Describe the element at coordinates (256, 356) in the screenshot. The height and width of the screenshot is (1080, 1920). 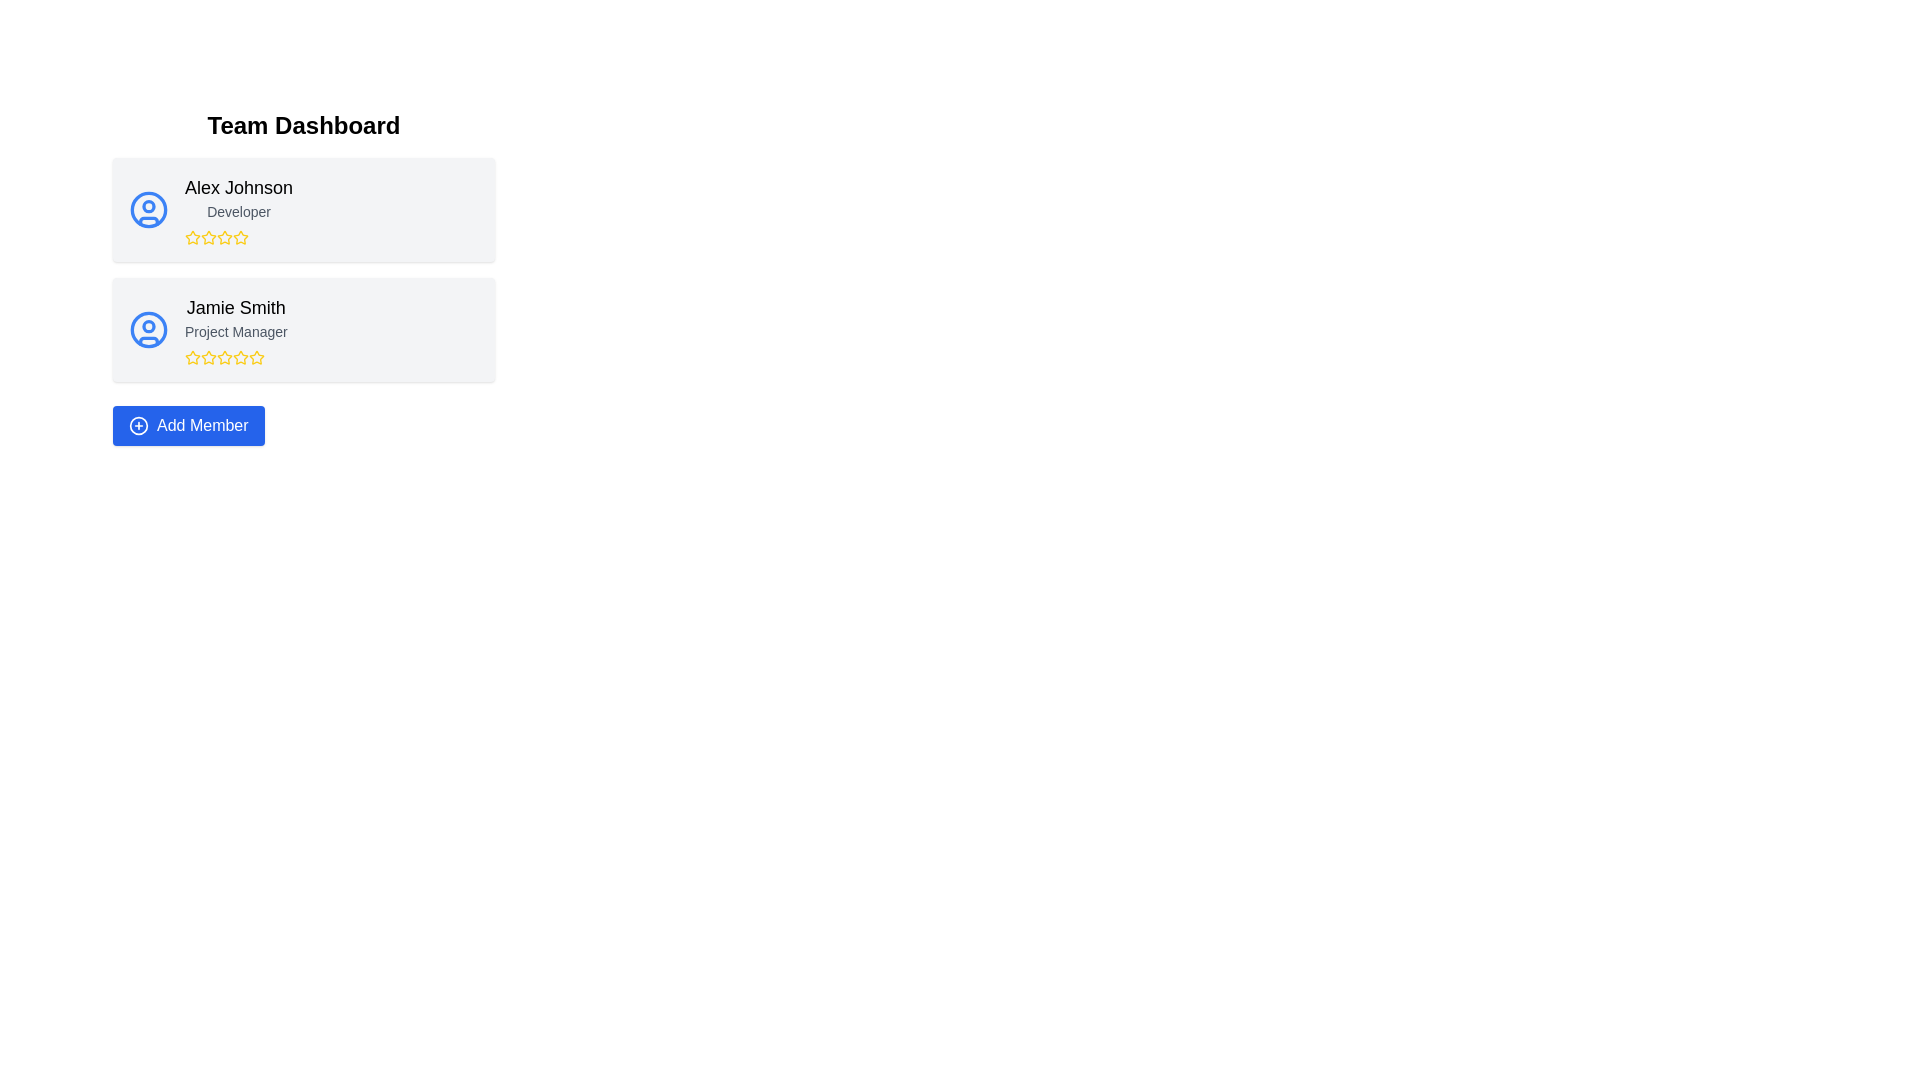
I see `the fourth yellow star icon in the five-star rating layout under the 'Jamie Smith' profile section in the 'Team Dashboard' view` at that location.